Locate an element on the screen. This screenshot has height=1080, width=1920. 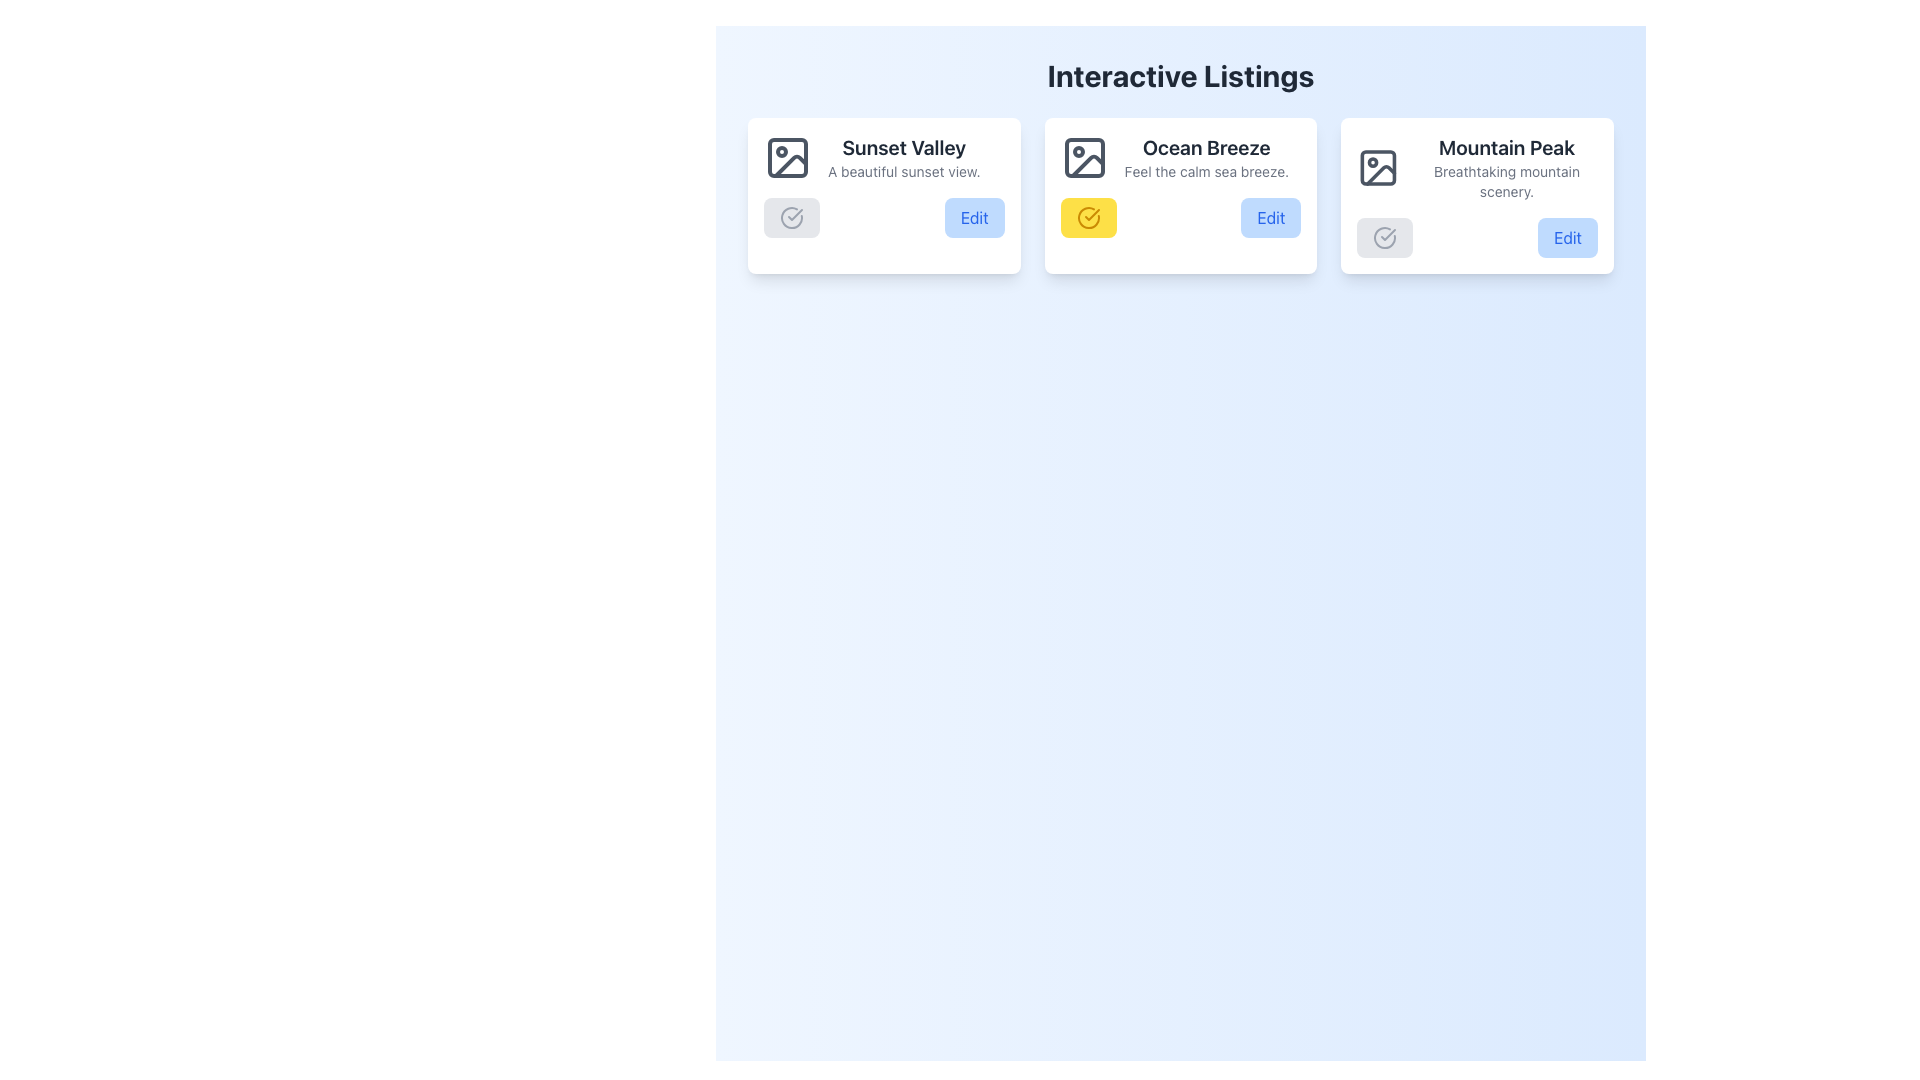
the text label that reads 'Breathtaking mountain scenery.' which is positioned below the title 'Mountain Peak' within its card is located at coordinates (1507, 181).